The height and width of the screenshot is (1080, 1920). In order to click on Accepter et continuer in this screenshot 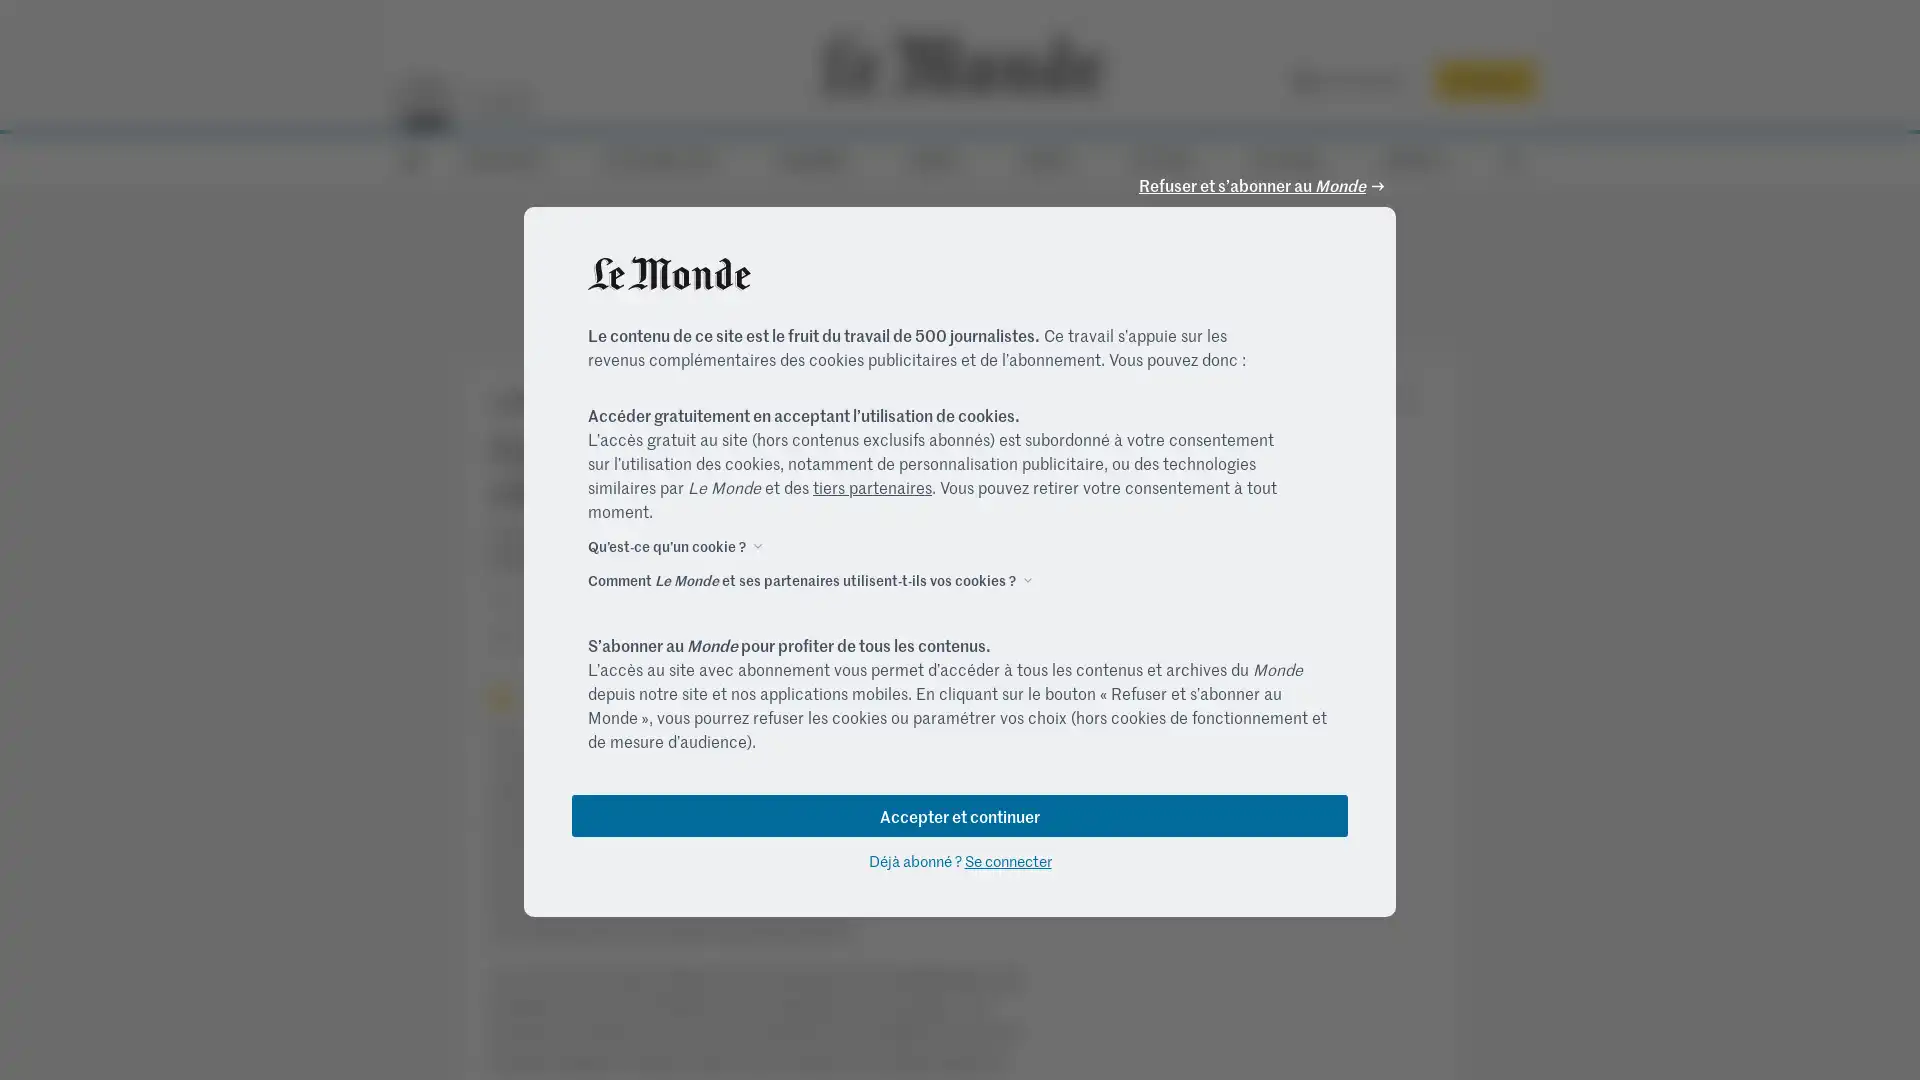, I will do `click(960, 814)`.